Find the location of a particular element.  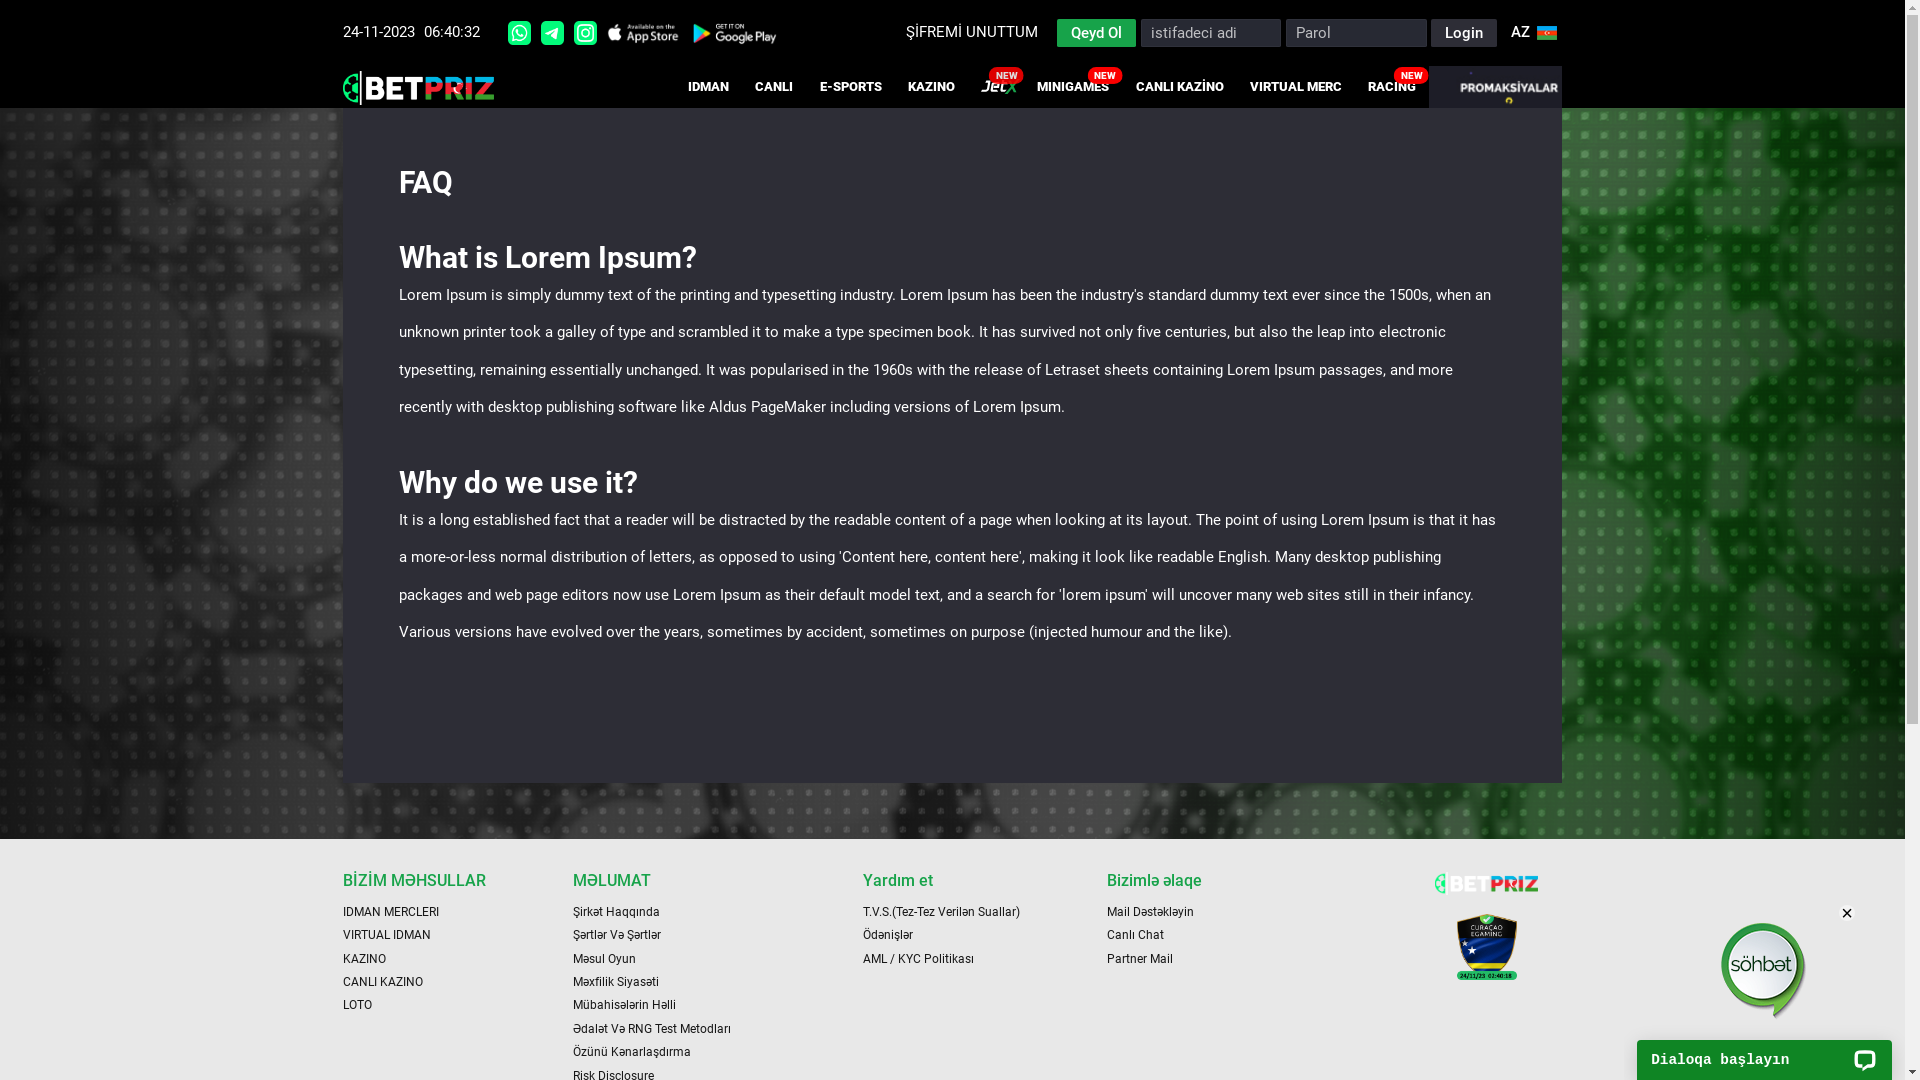

'VIRTUAL IDMAN' is located at coordinates (387, 934).